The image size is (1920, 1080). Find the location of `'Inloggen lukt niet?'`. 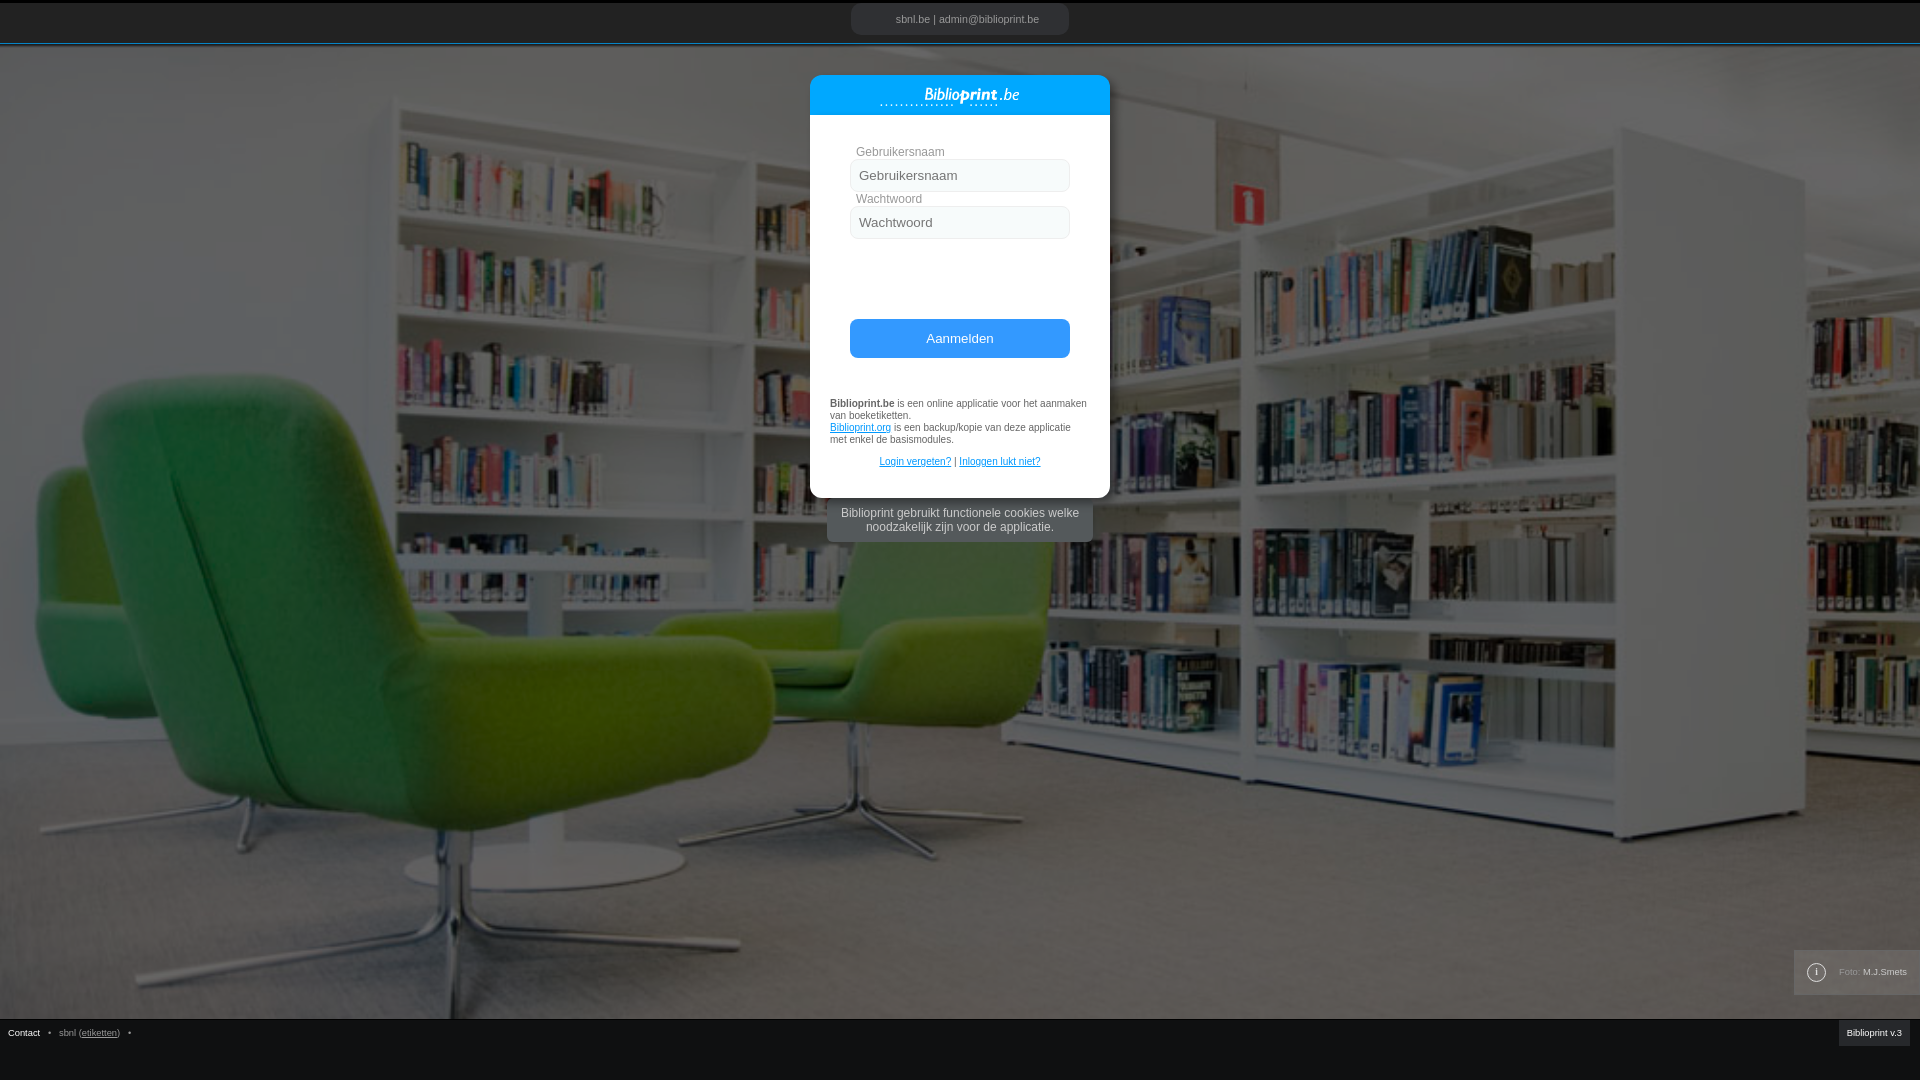

'Inloggen lukt niet?' is located at coordinates (999, 461).